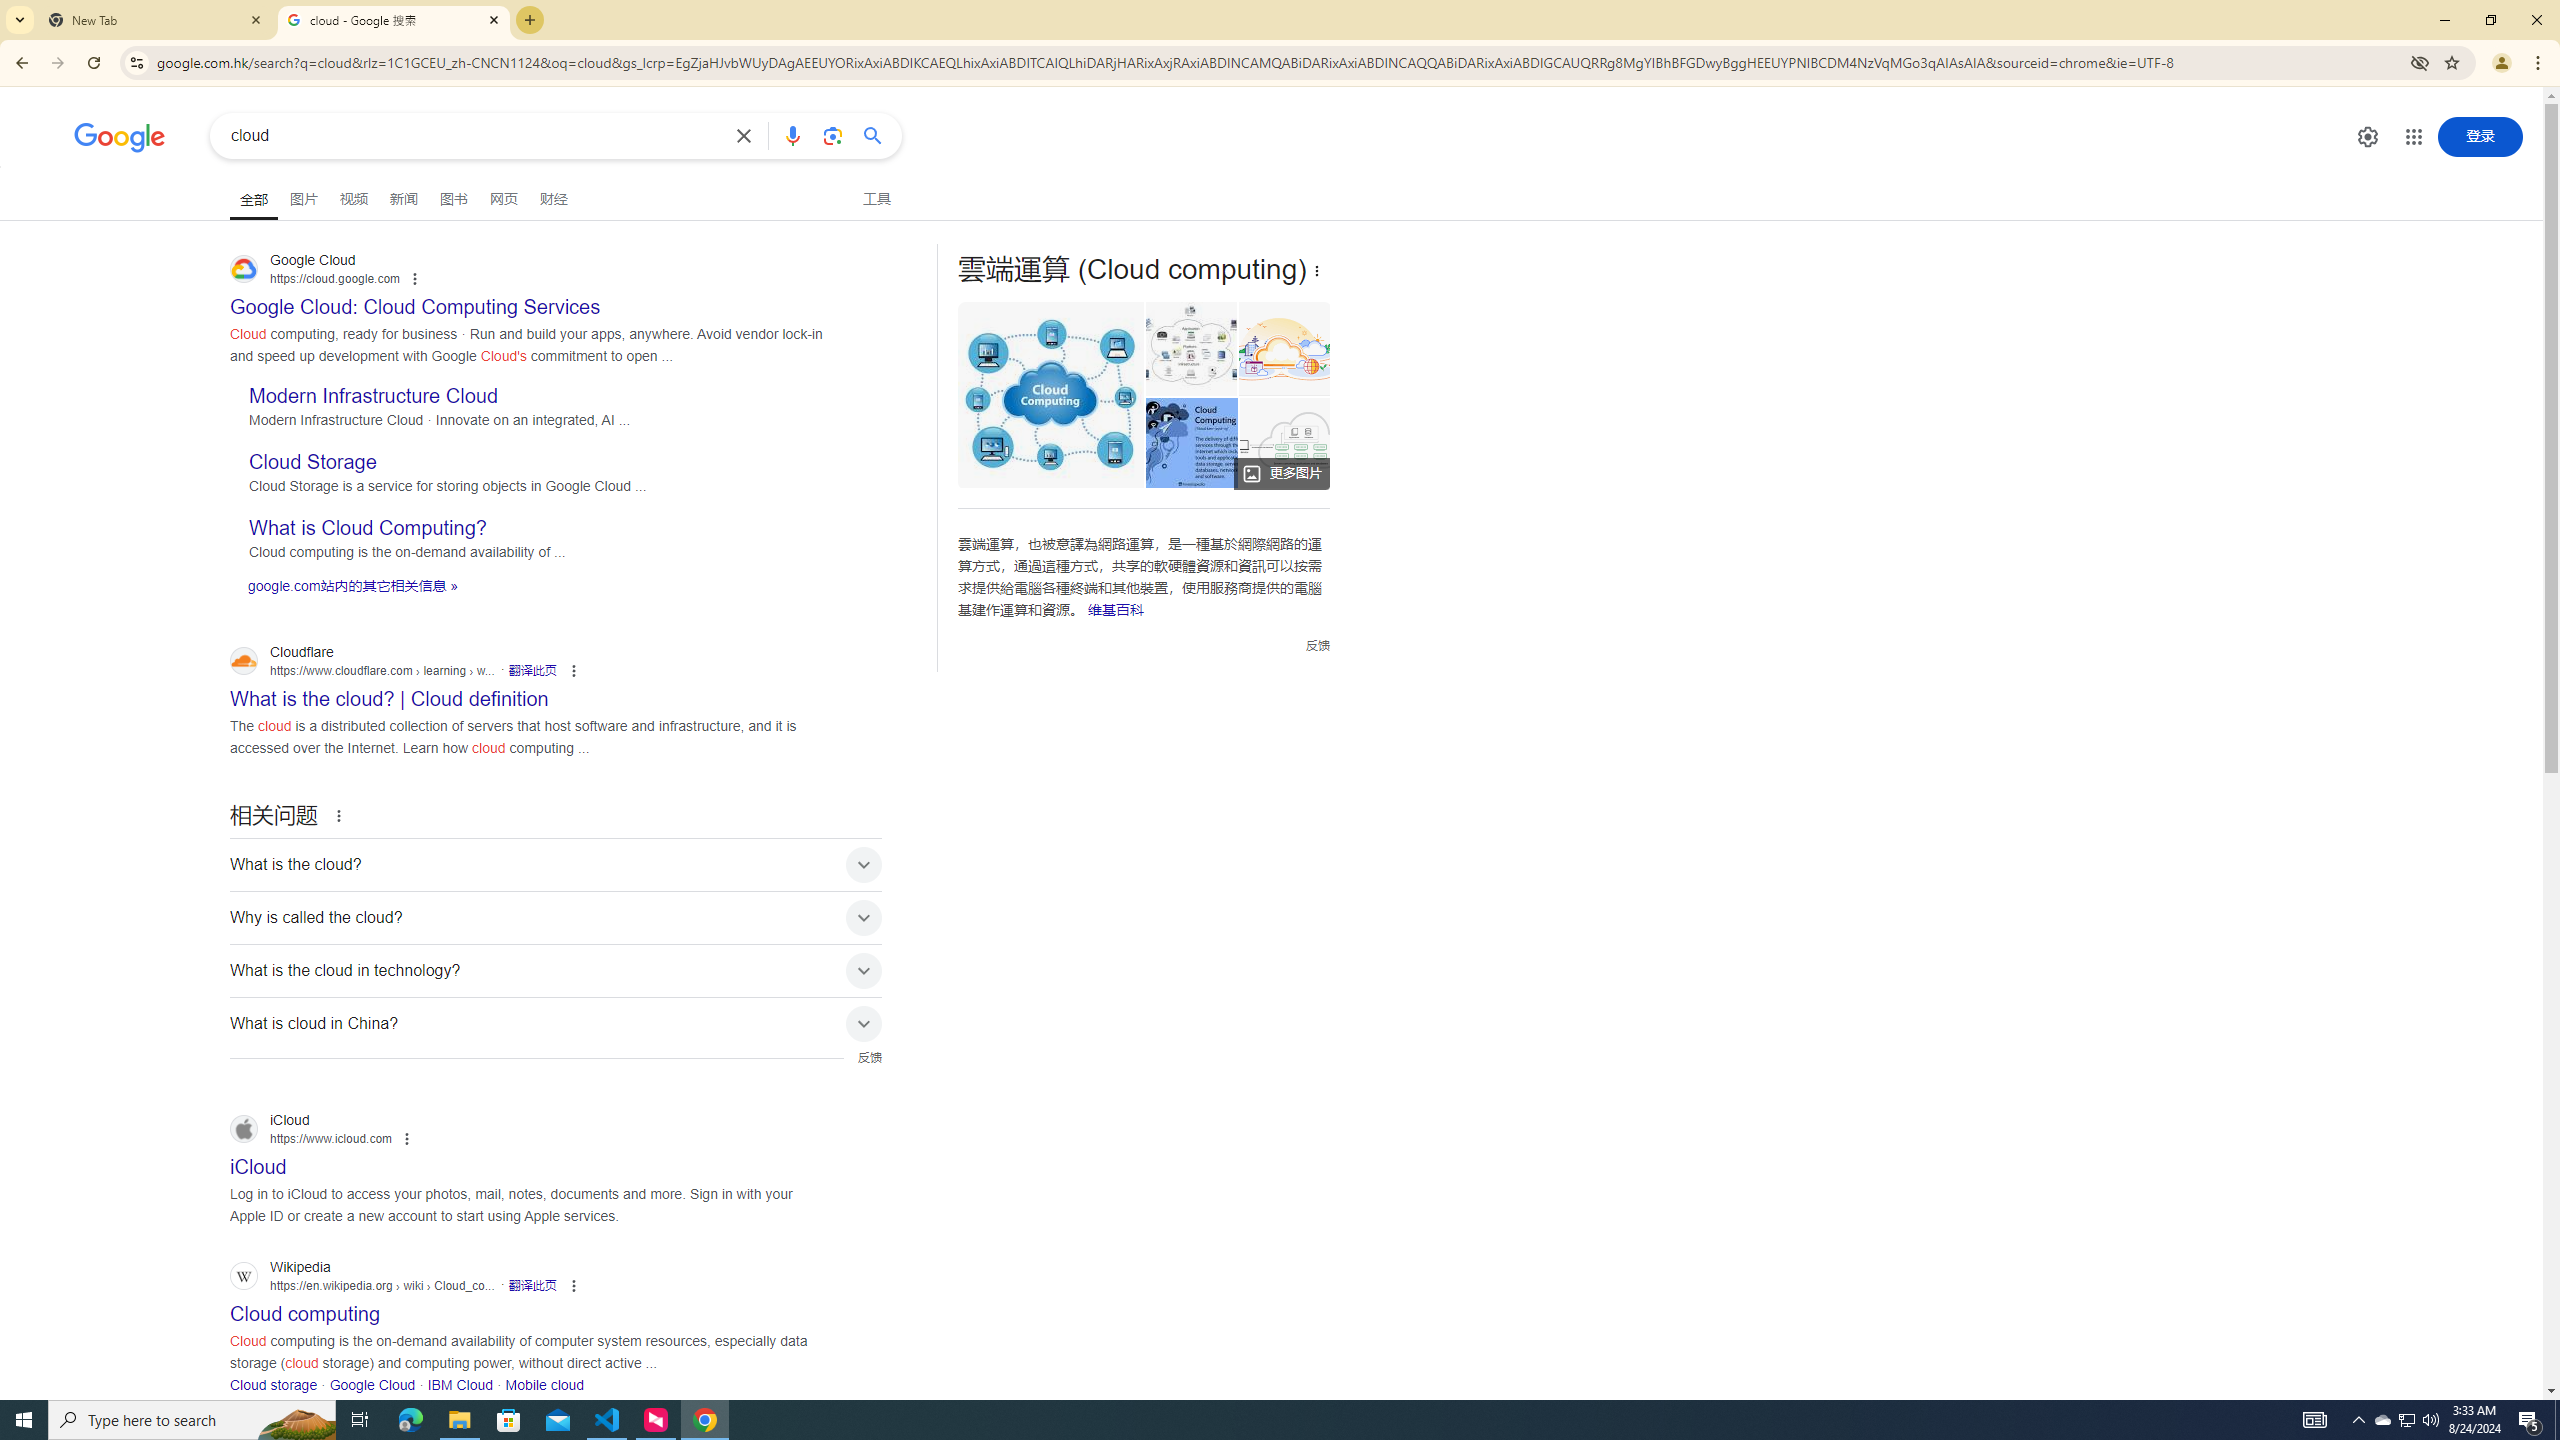 This screenshot has height=1440, width=2560. Describe the element at coordinates (555, 916) in the screenshot. I see `'Why is called the cloud?'` at that location.